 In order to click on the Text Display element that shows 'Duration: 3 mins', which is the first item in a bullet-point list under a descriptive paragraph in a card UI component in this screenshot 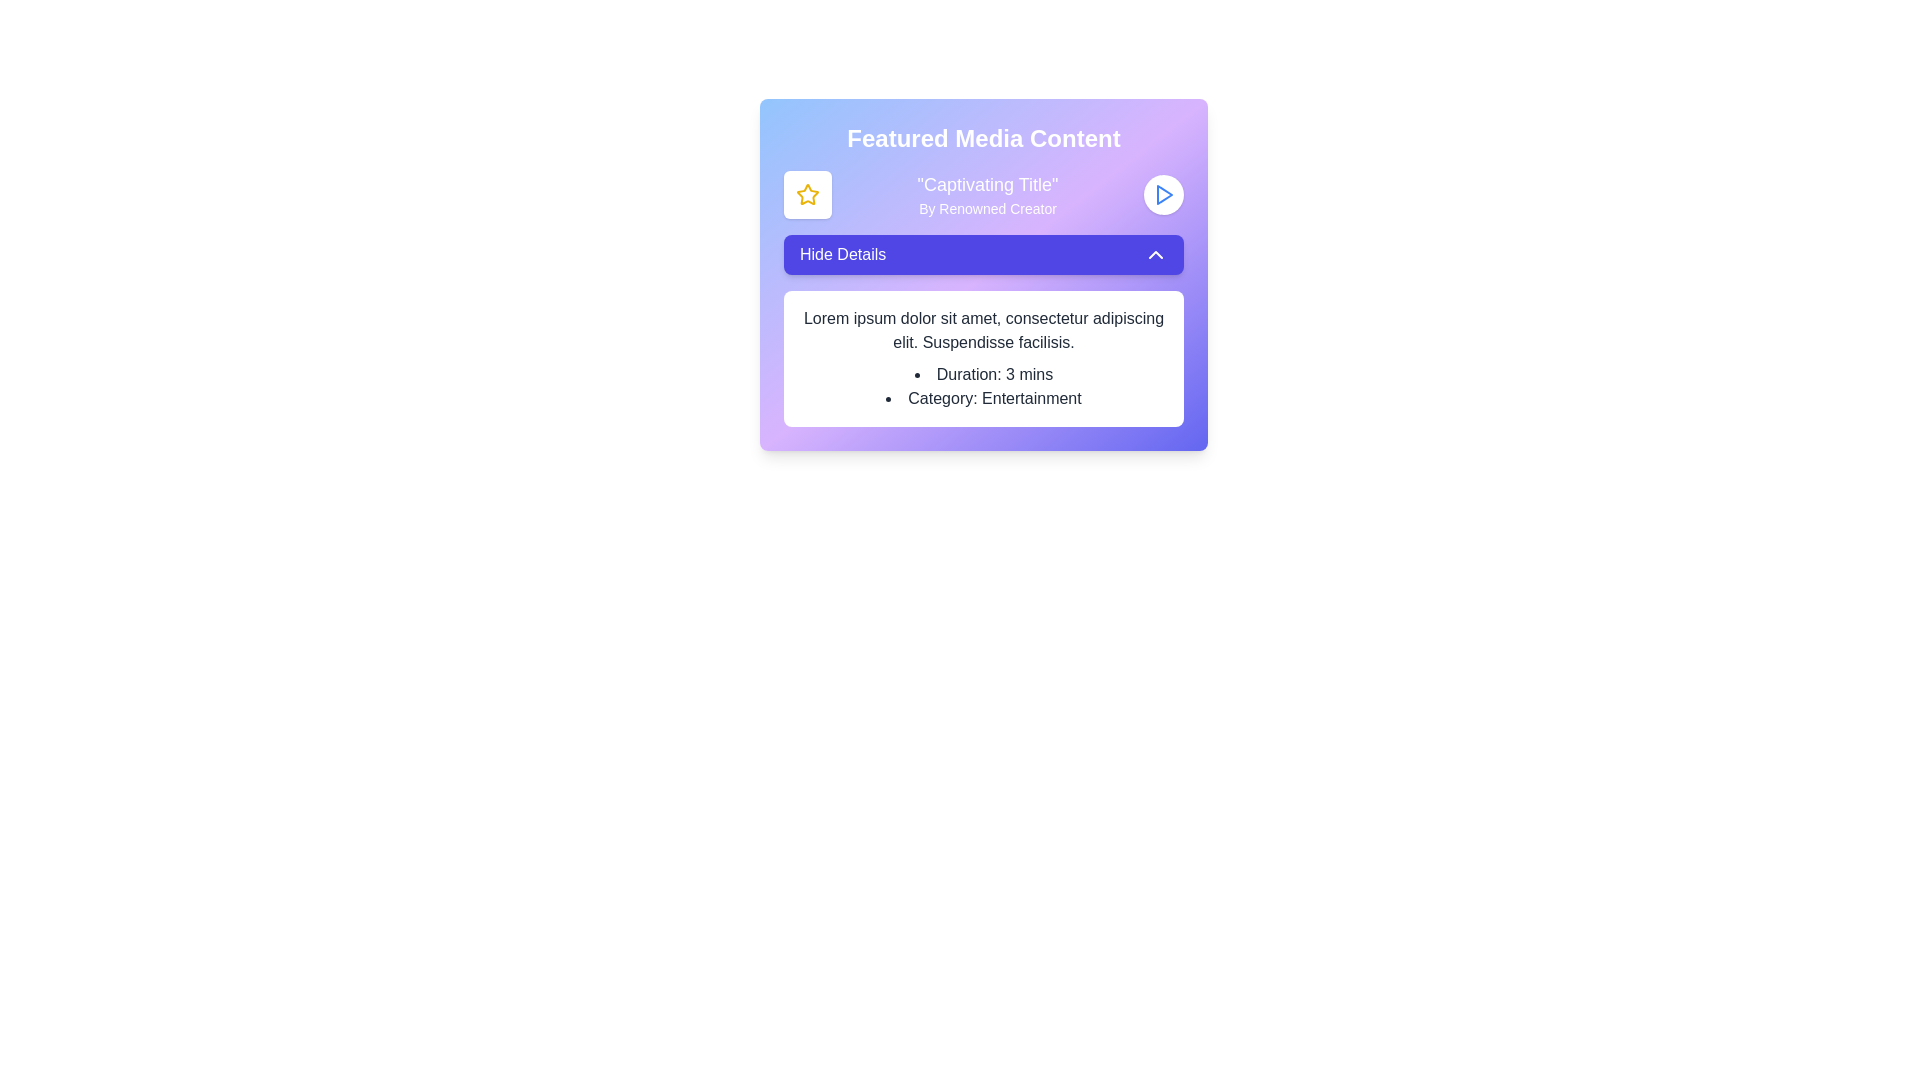, I will do `click(983, 374)`.